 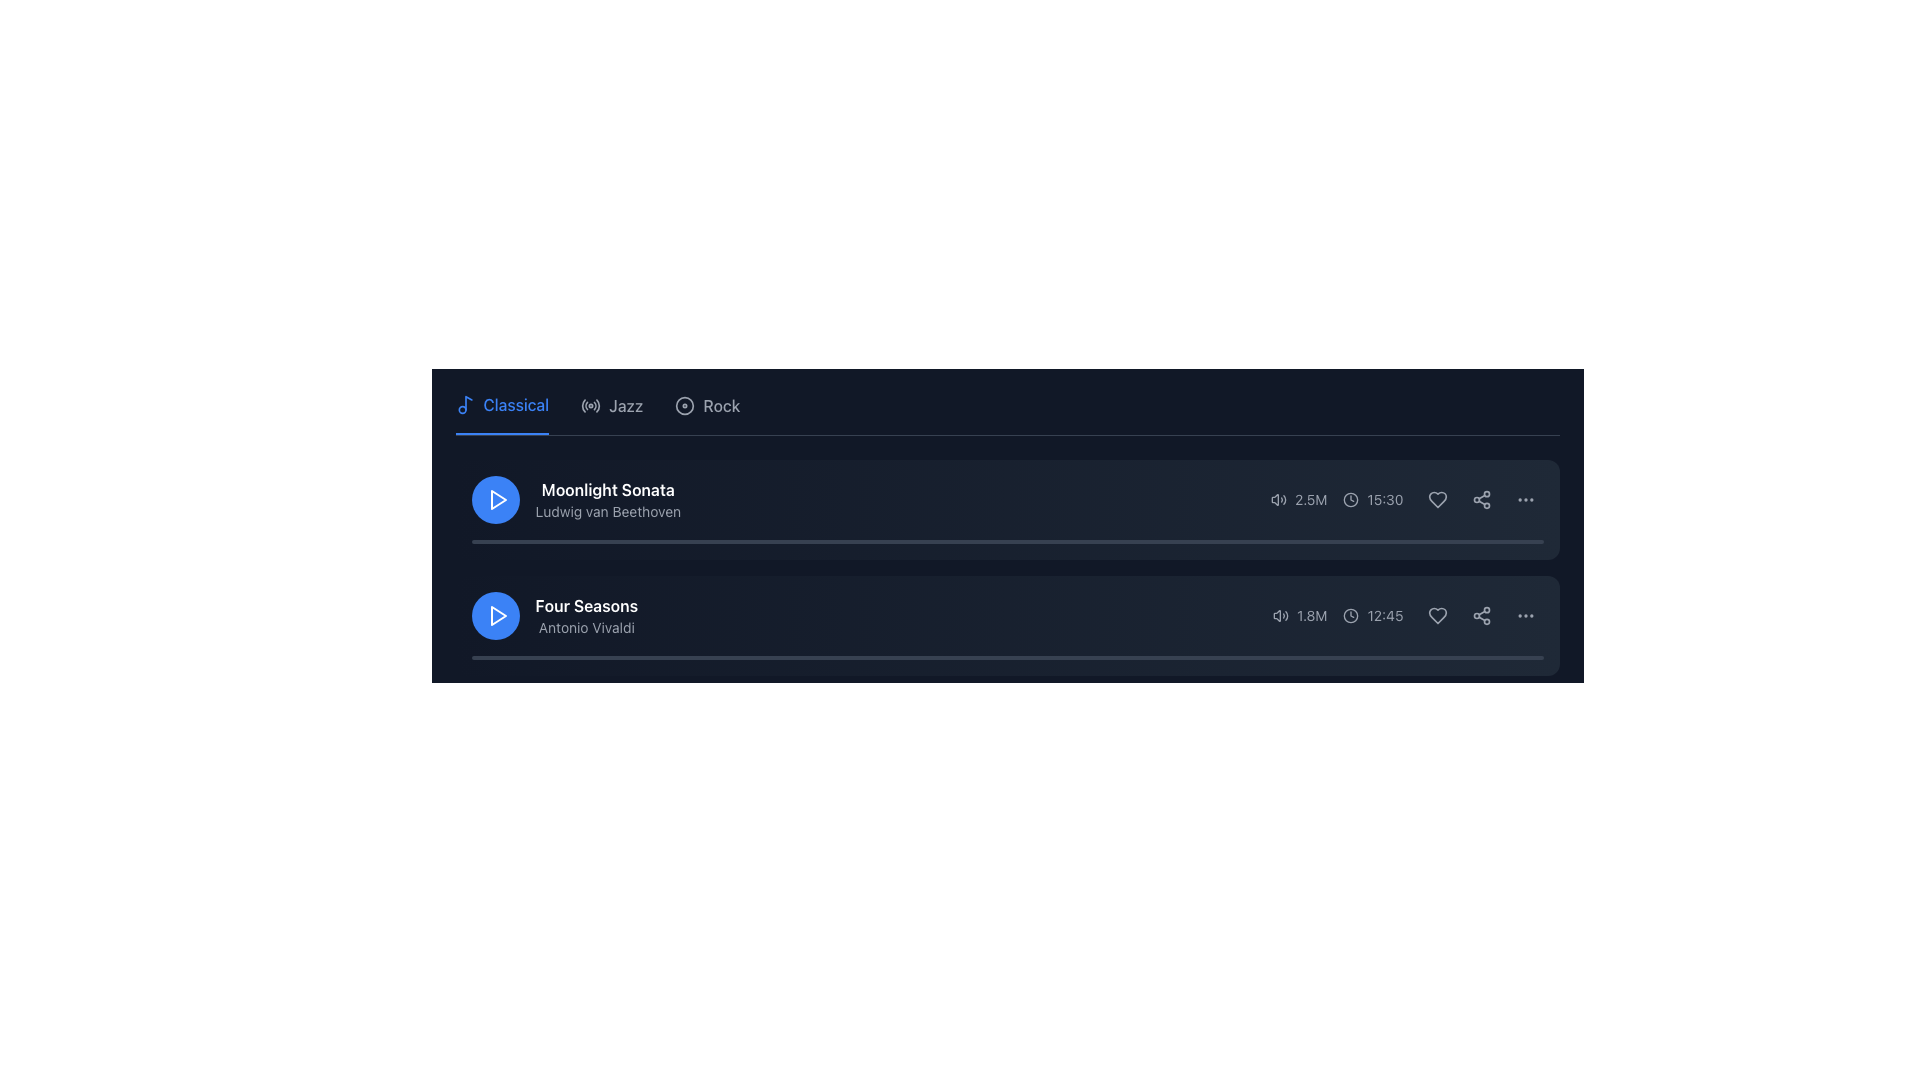 What do you see at coordinates (1481, 499) in the screenshot?
I see `the share icon button located at the far right of the actions row for the 'Moonlight Sonata' music item` at bounding box center [1481, 499].